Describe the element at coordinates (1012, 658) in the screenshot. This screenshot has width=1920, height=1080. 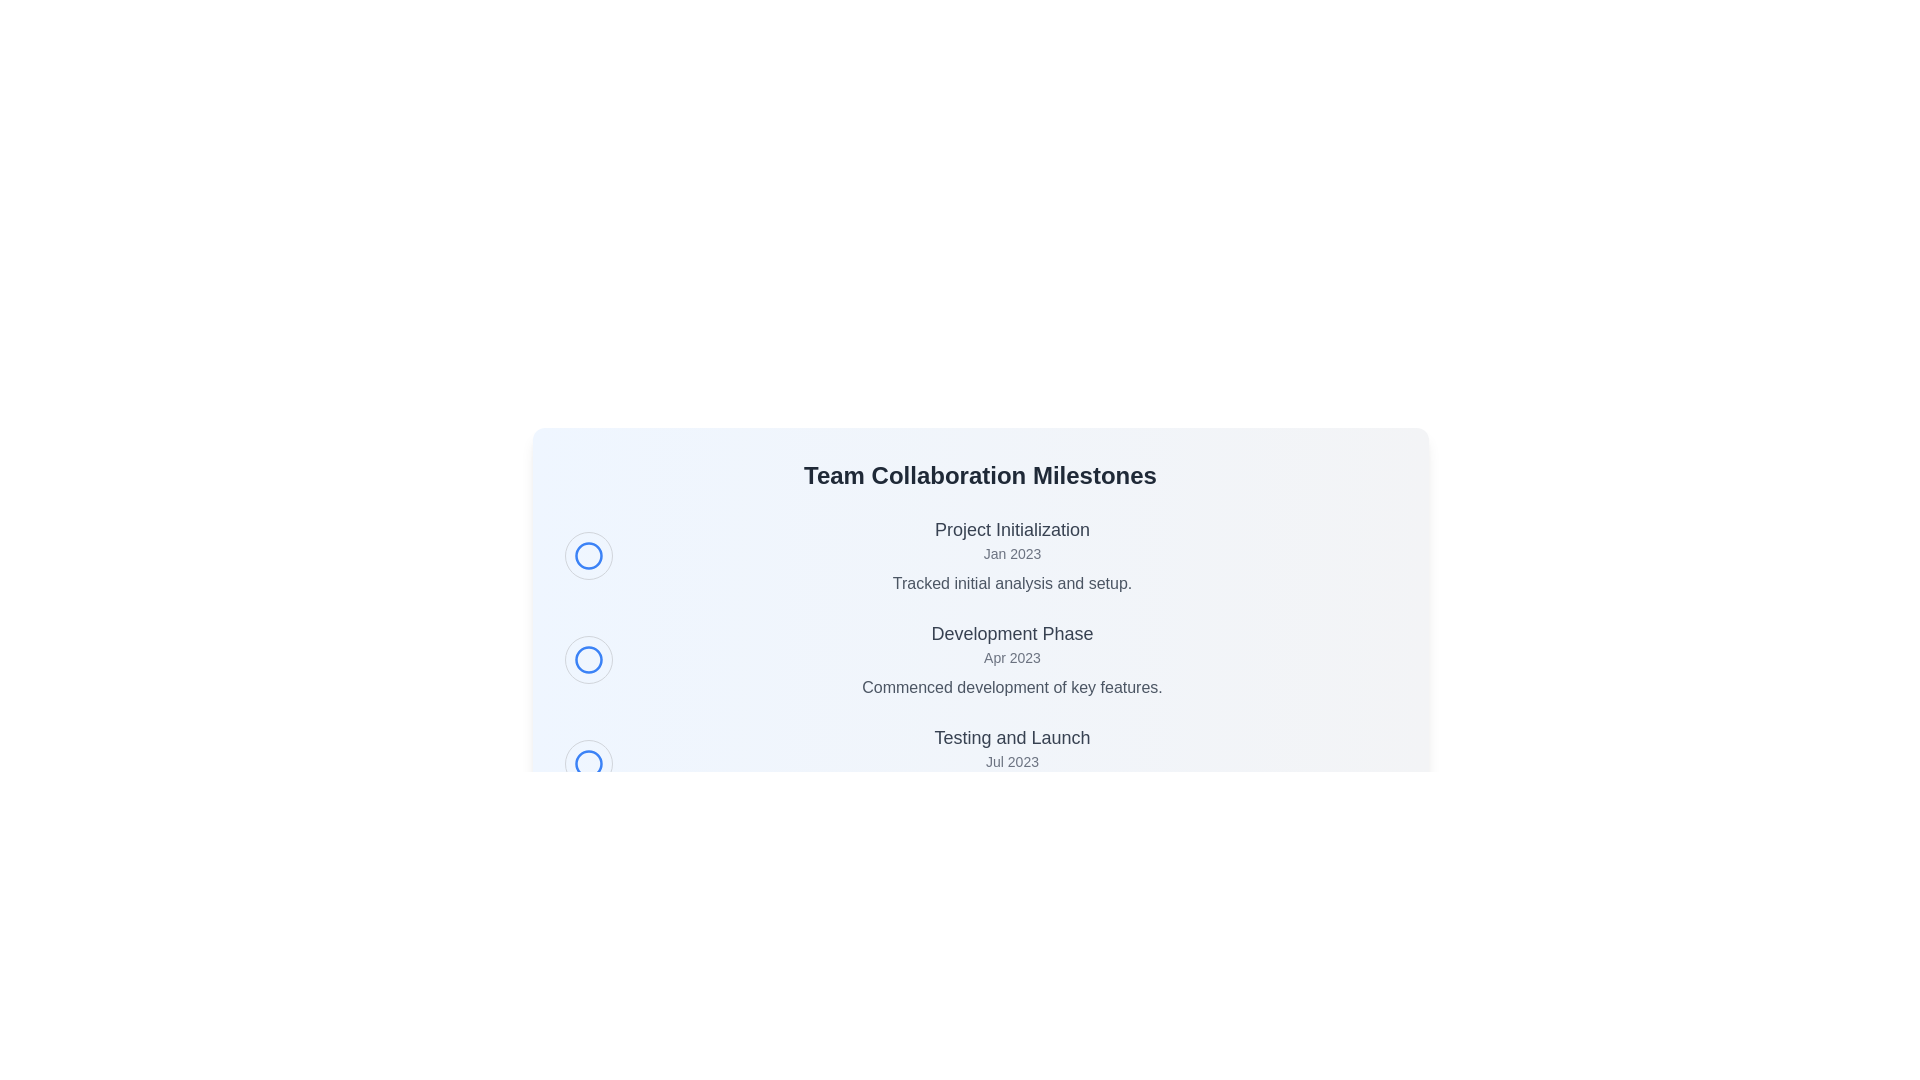
I see `text displayed, which is 'Apr 2023', positioned centrally under 'Development Phase' and above 'Commenced development of key features.'` at that location.